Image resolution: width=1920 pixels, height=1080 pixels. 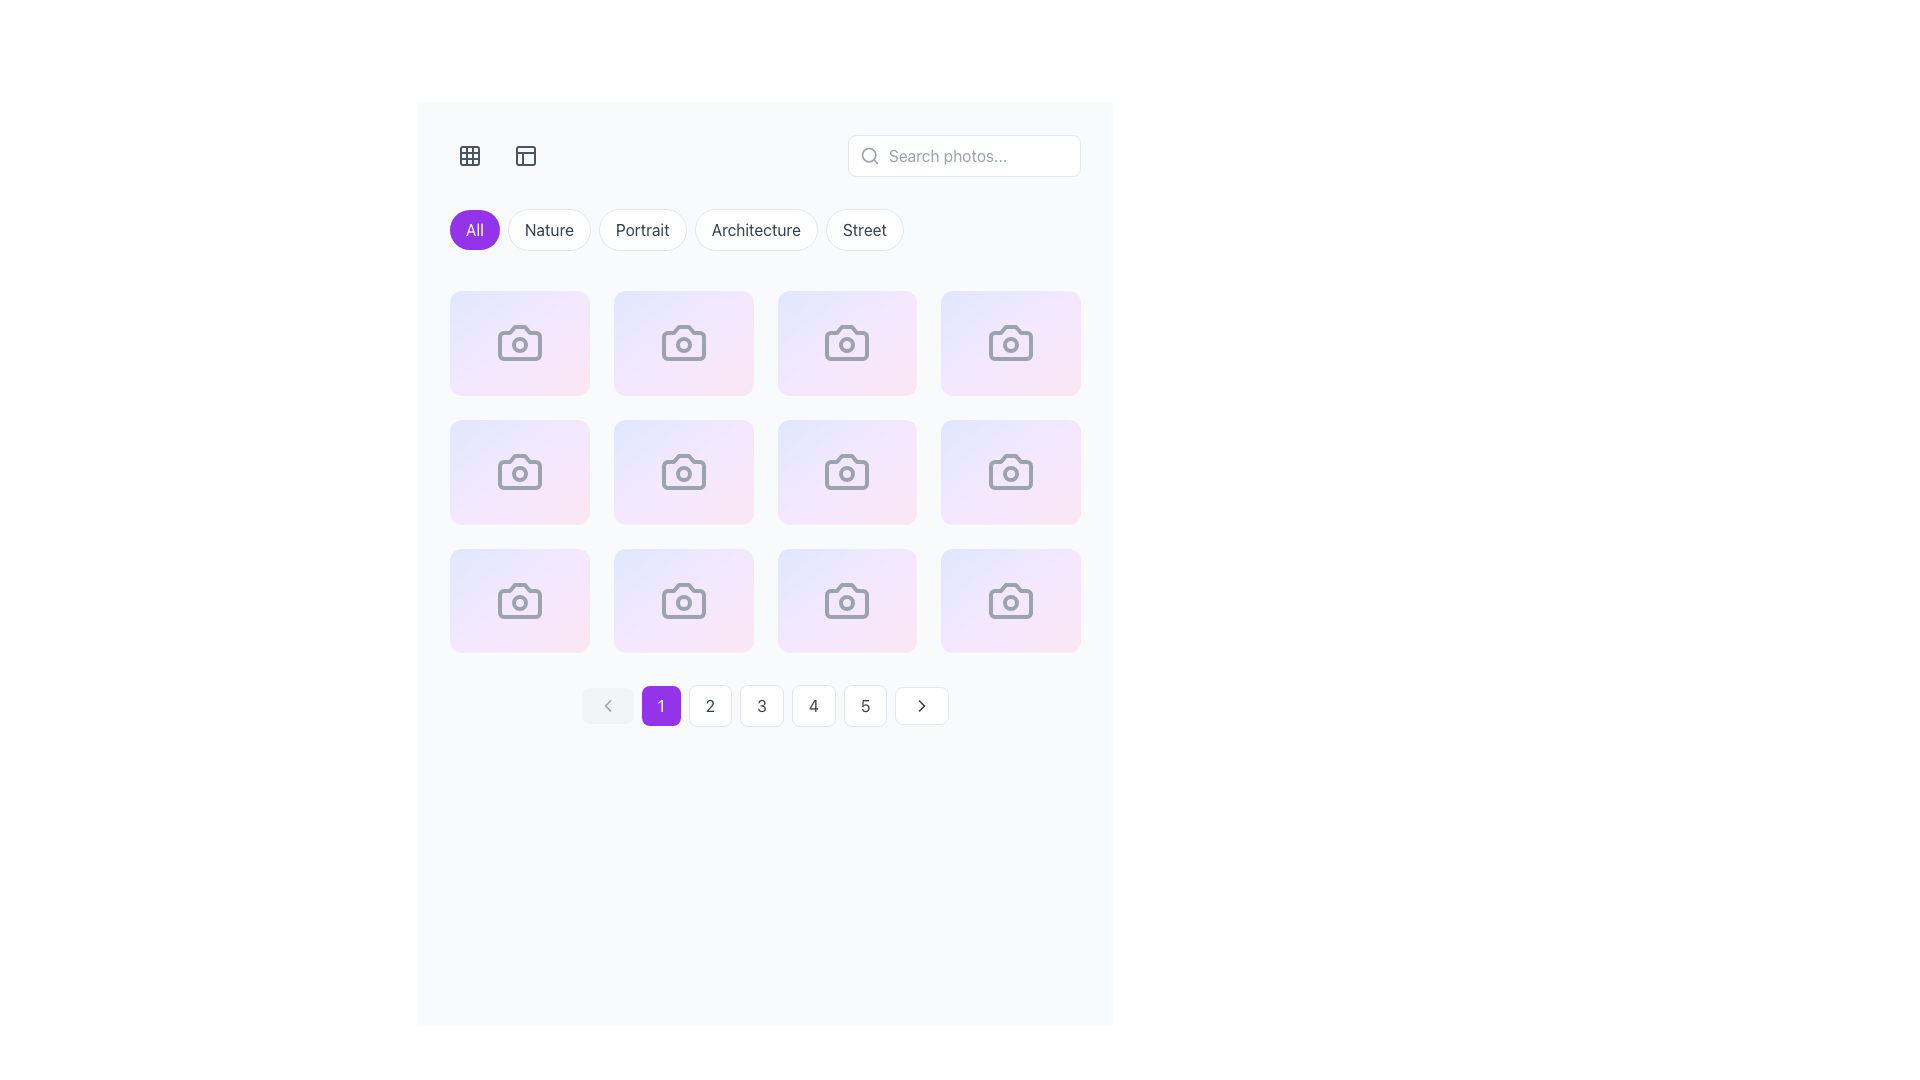 I want to click on the decorative or status-indicating visual element that indicates a special state or notification related to the camera icon, positioned centrally inside the camera icon in the fourth column of the third row, so click(x=1011, y=344).